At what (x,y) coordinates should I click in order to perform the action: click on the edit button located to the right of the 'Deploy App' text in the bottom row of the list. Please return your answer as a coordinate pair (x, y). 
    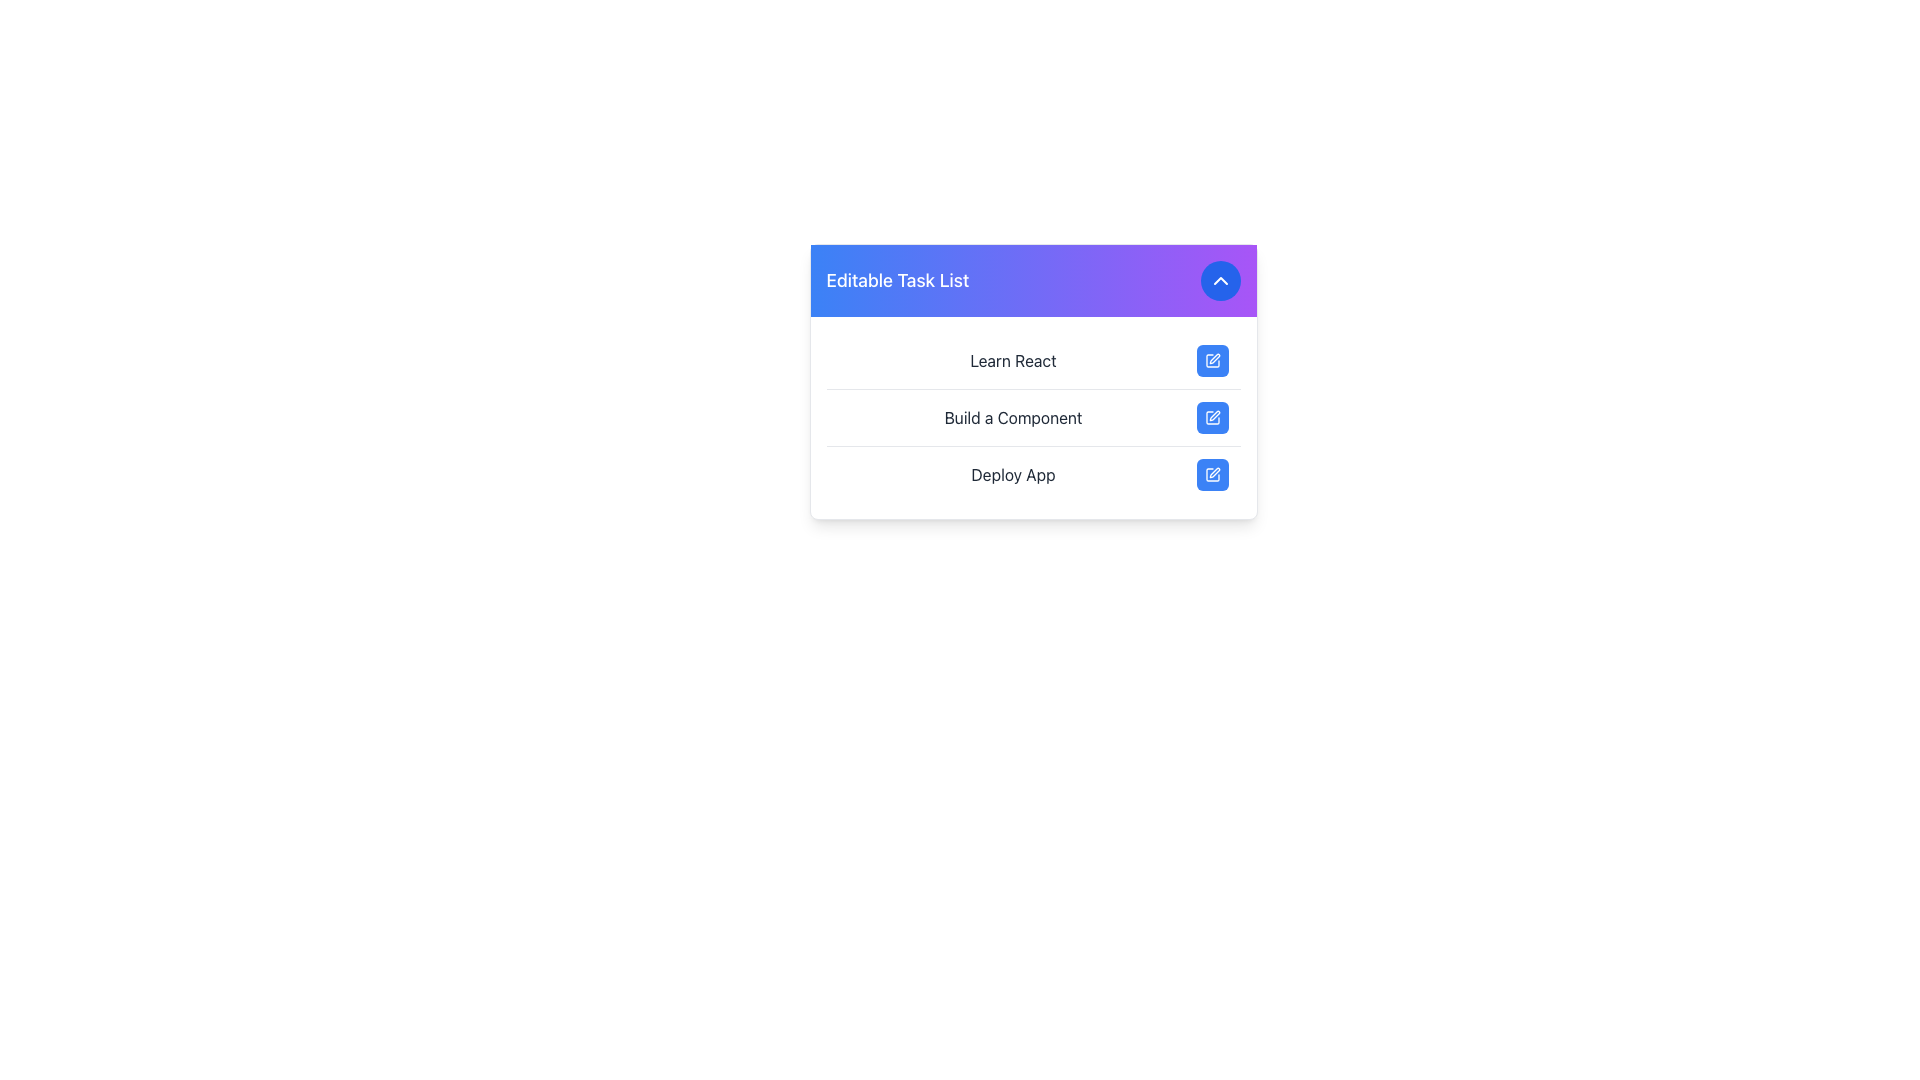
    Looking at the image, I should click on (1211, 474).